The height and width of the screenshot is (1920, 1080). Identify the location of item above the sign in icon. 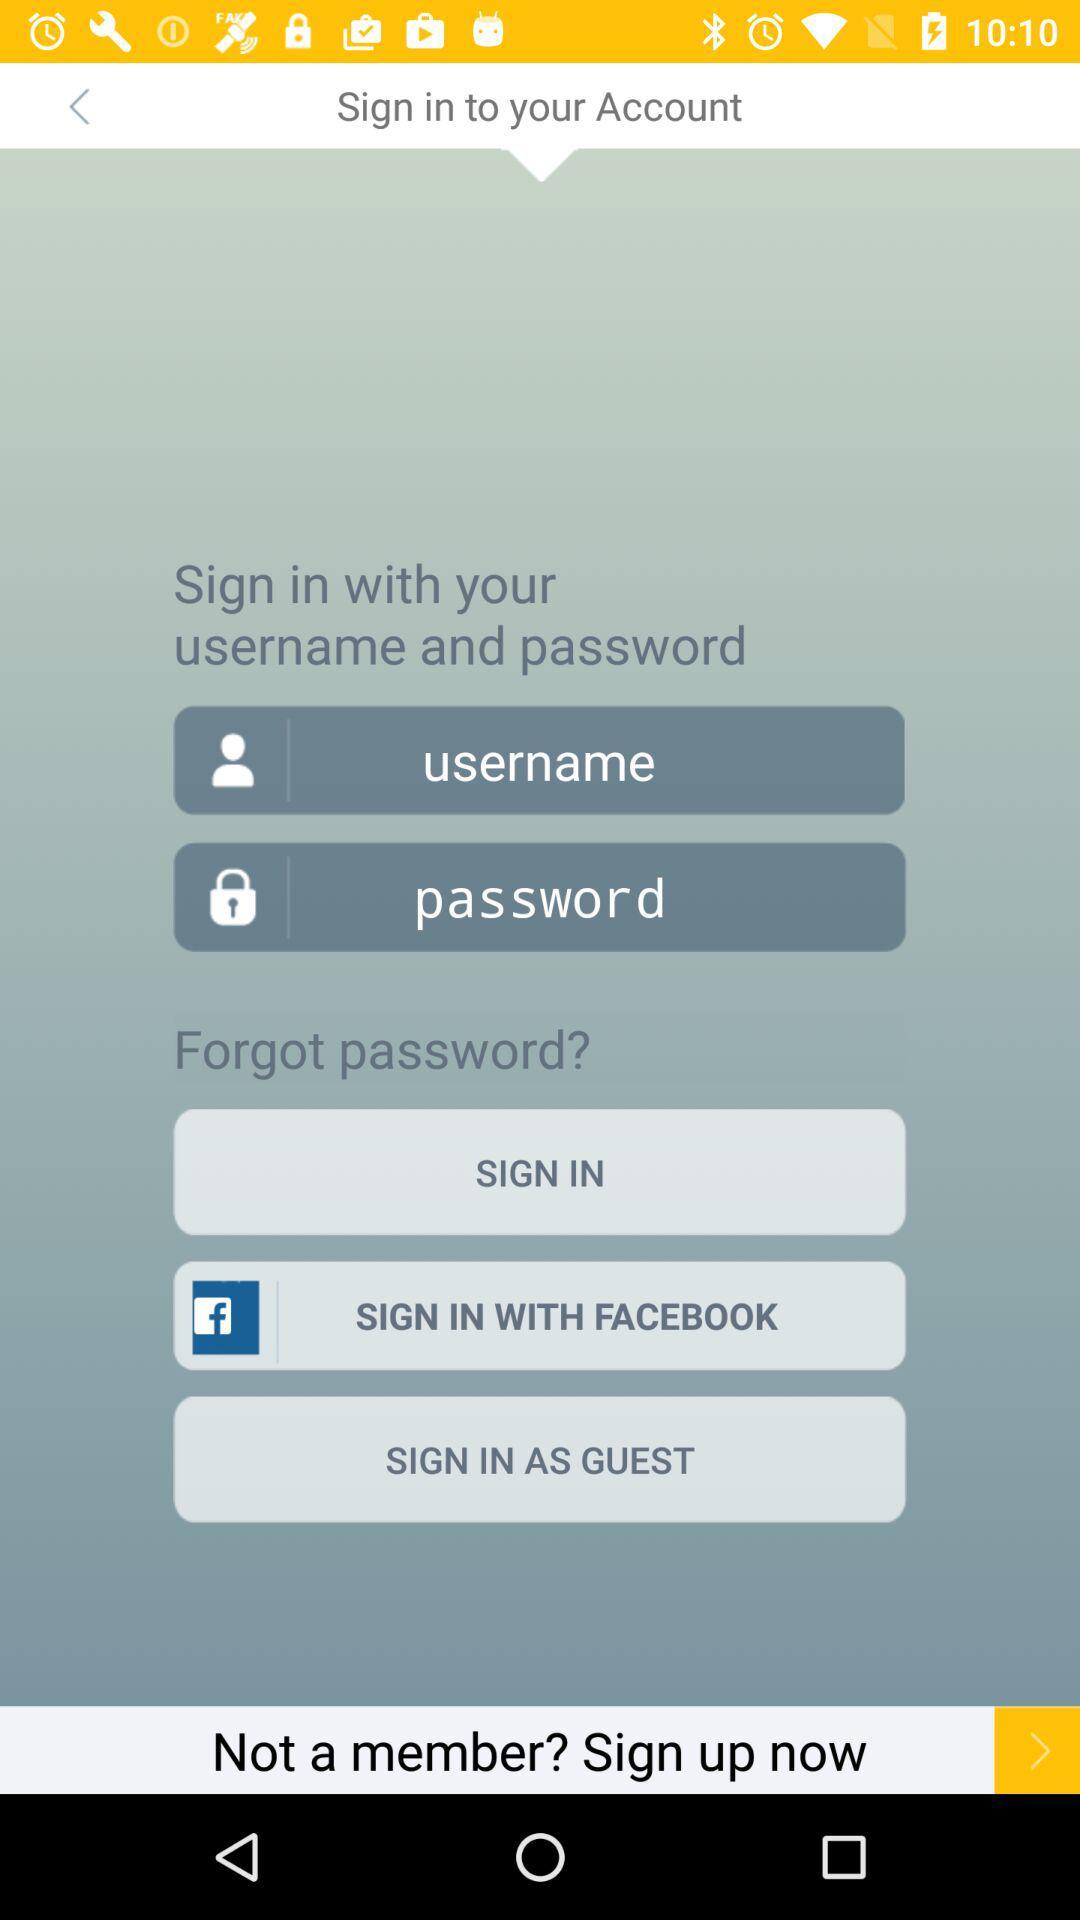
(382, 1047).